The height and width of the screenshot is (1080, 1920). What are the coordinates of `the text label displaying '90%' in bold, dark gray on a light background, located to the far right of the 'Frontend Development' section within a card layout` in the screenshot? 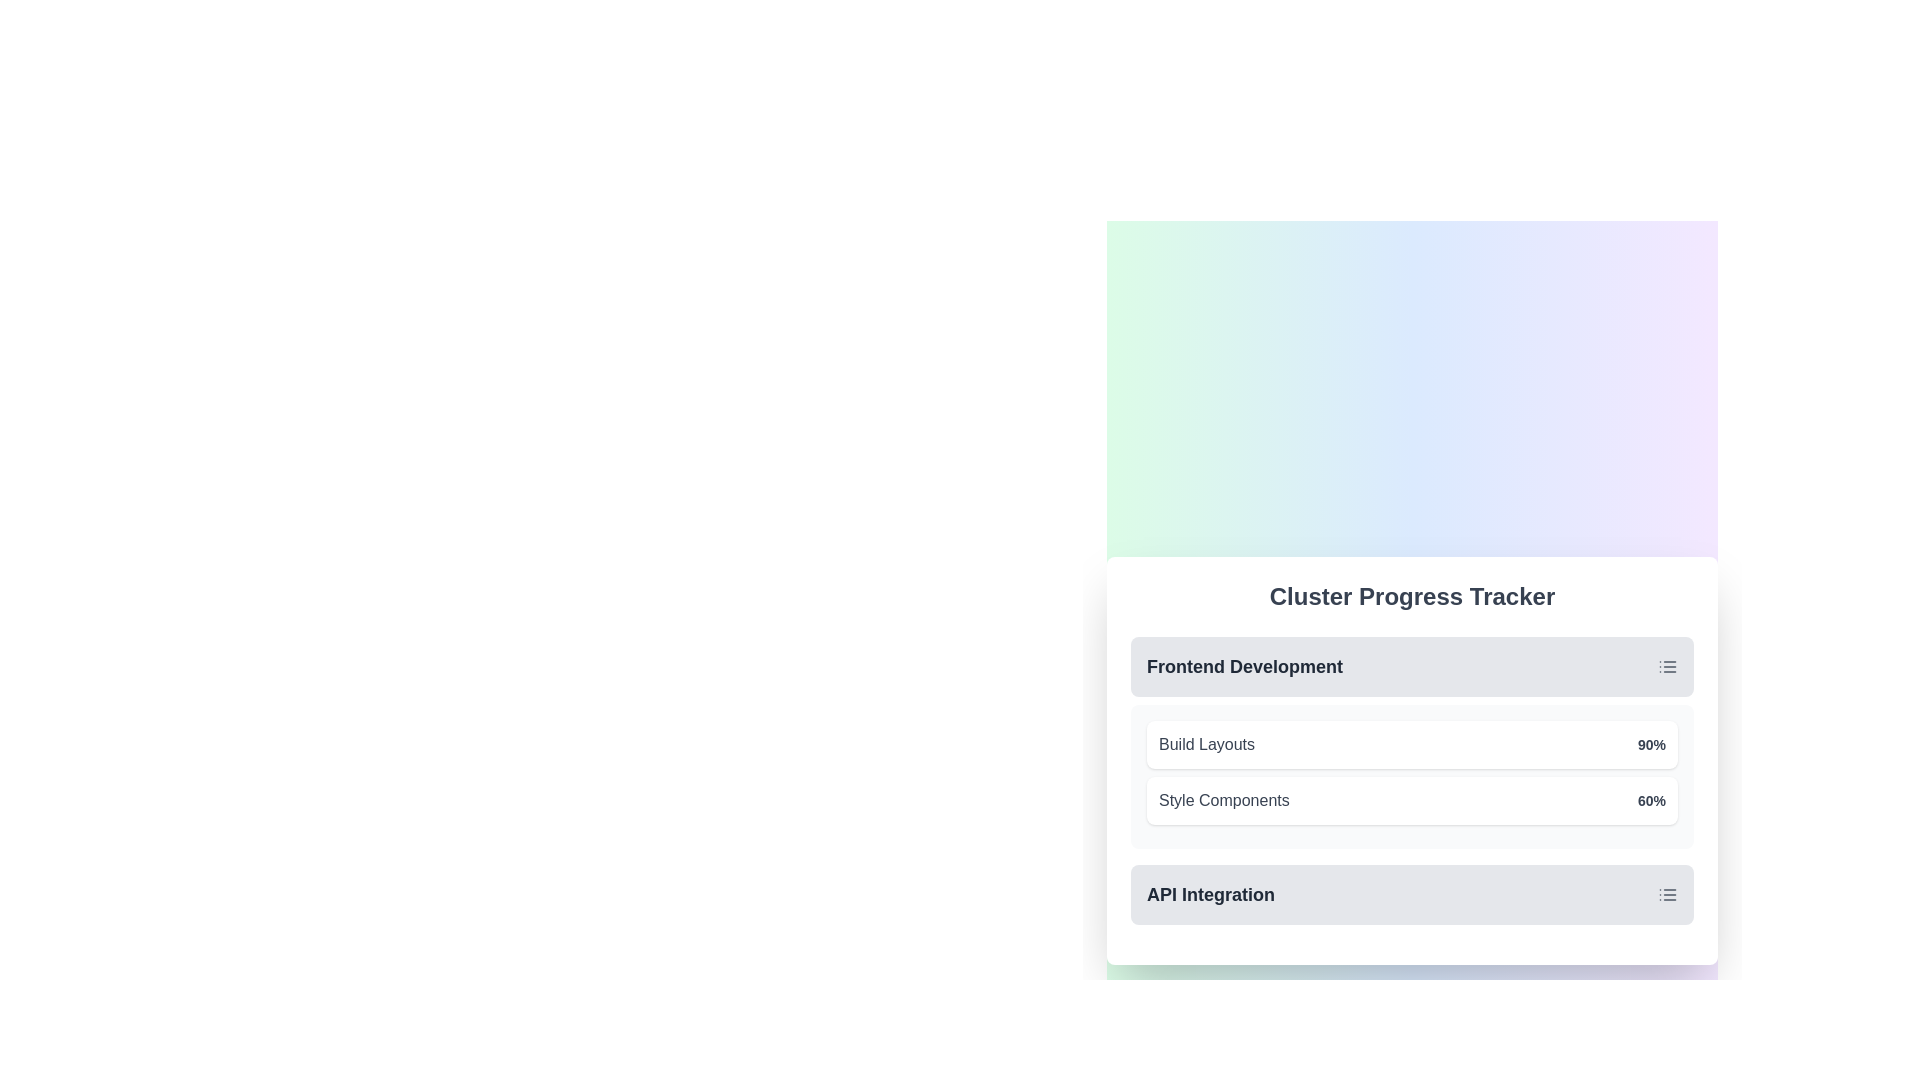 It's located at (1651, 744).